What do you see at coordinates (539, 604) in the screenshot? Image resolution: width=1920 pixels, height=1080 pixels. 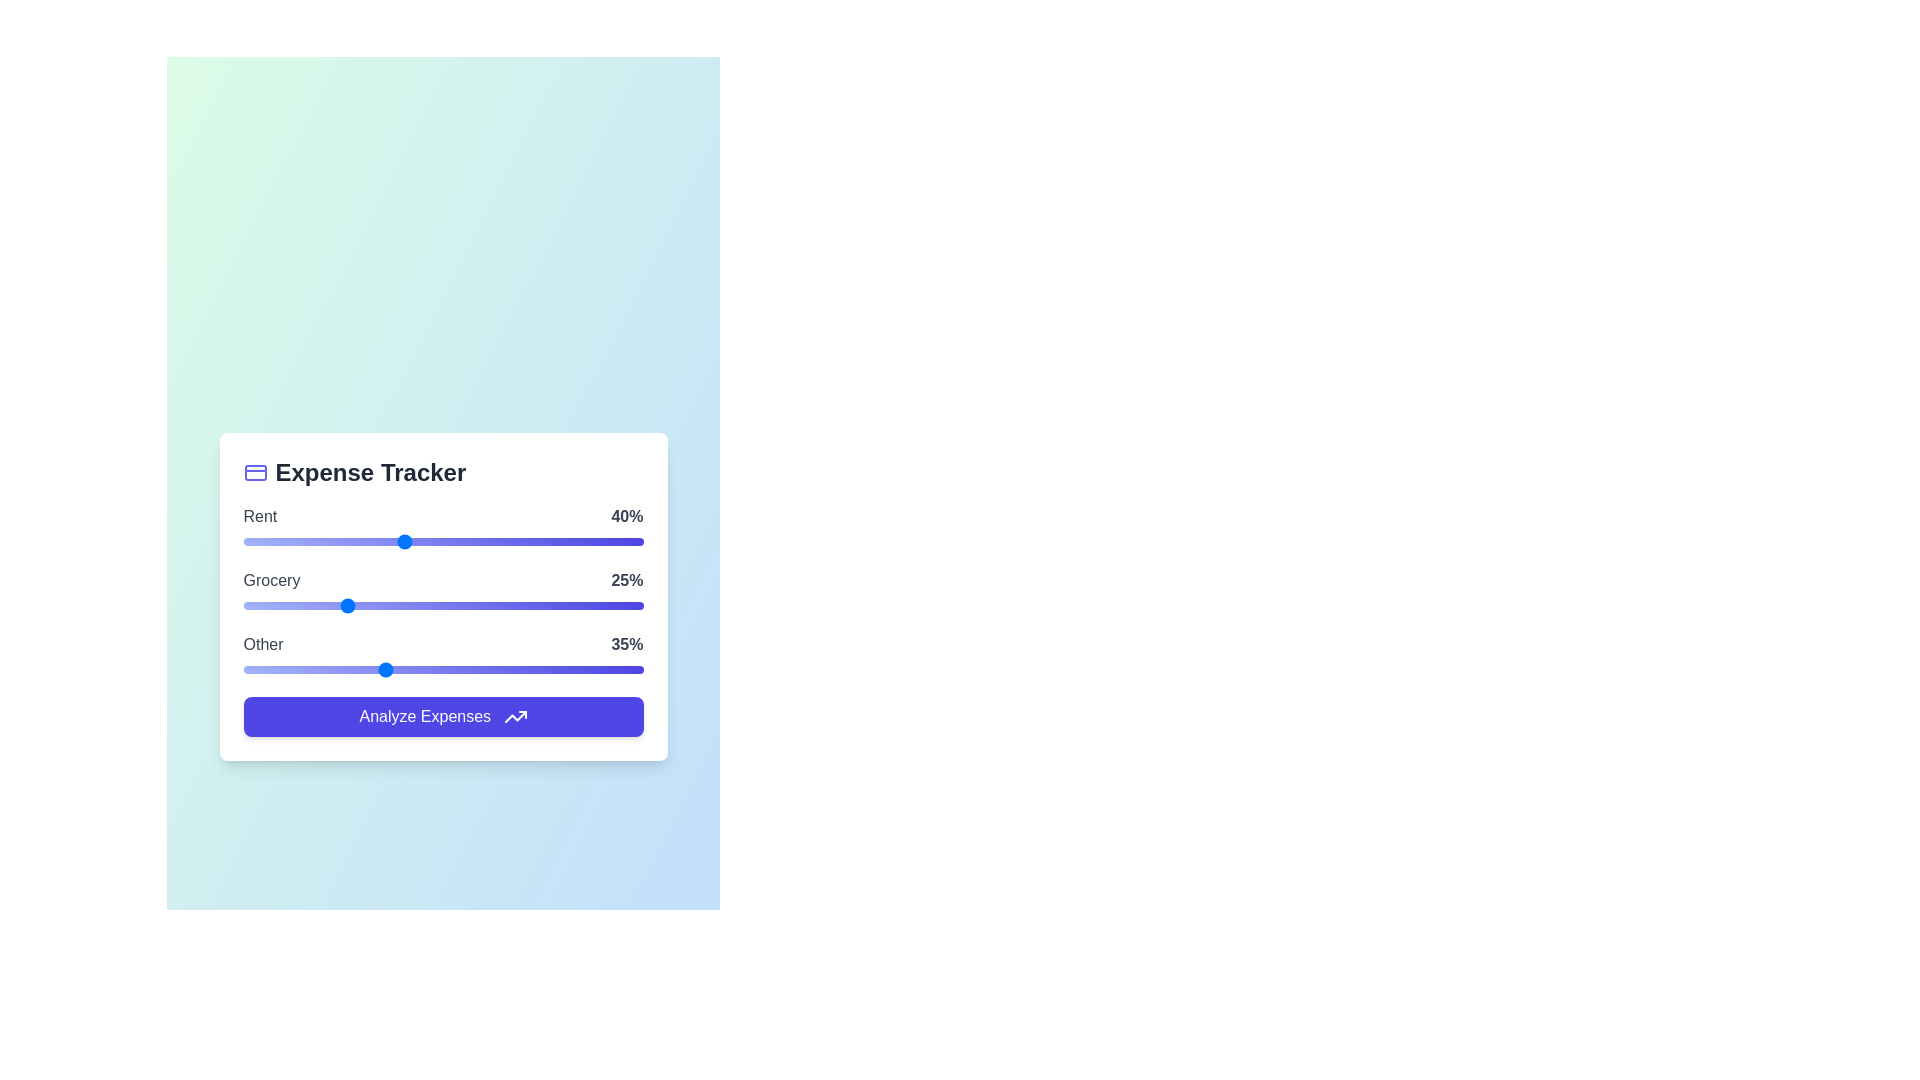 I see `the 'Grocery' slider to 74%` at bounding box center [539, 604].